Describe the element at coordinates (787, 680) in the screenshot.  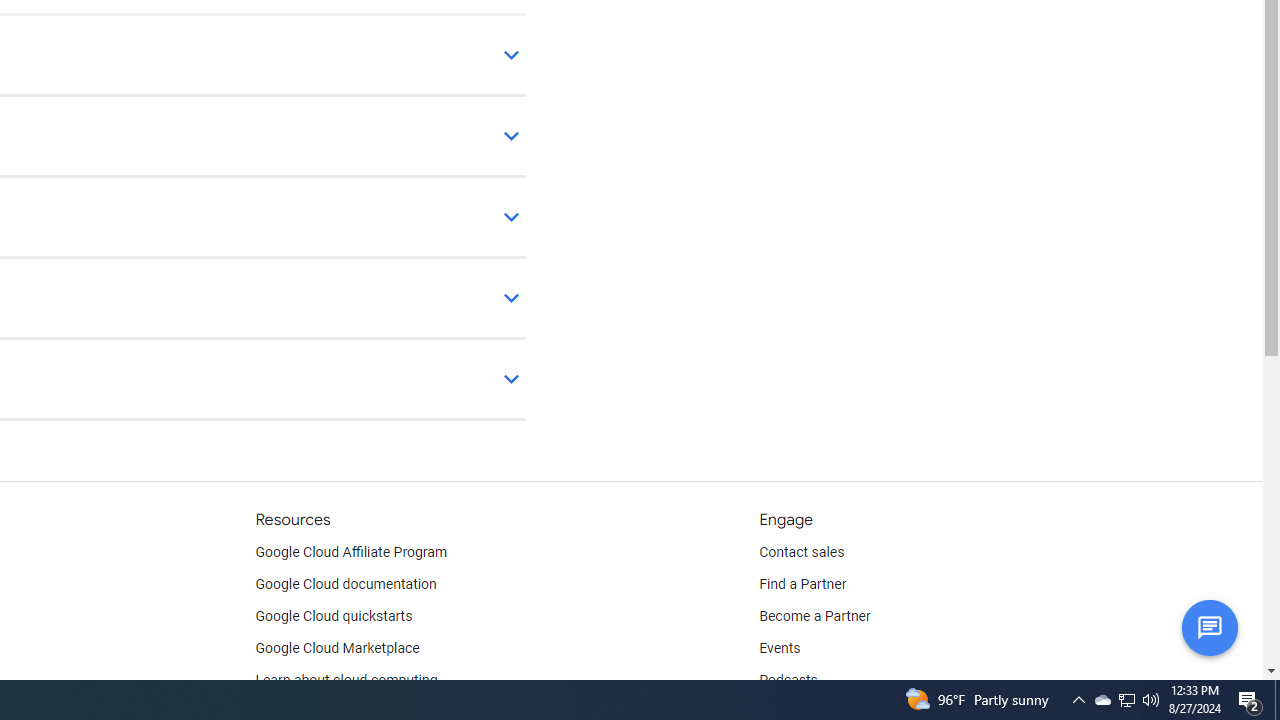
I see `'Podcasts'` at that location.